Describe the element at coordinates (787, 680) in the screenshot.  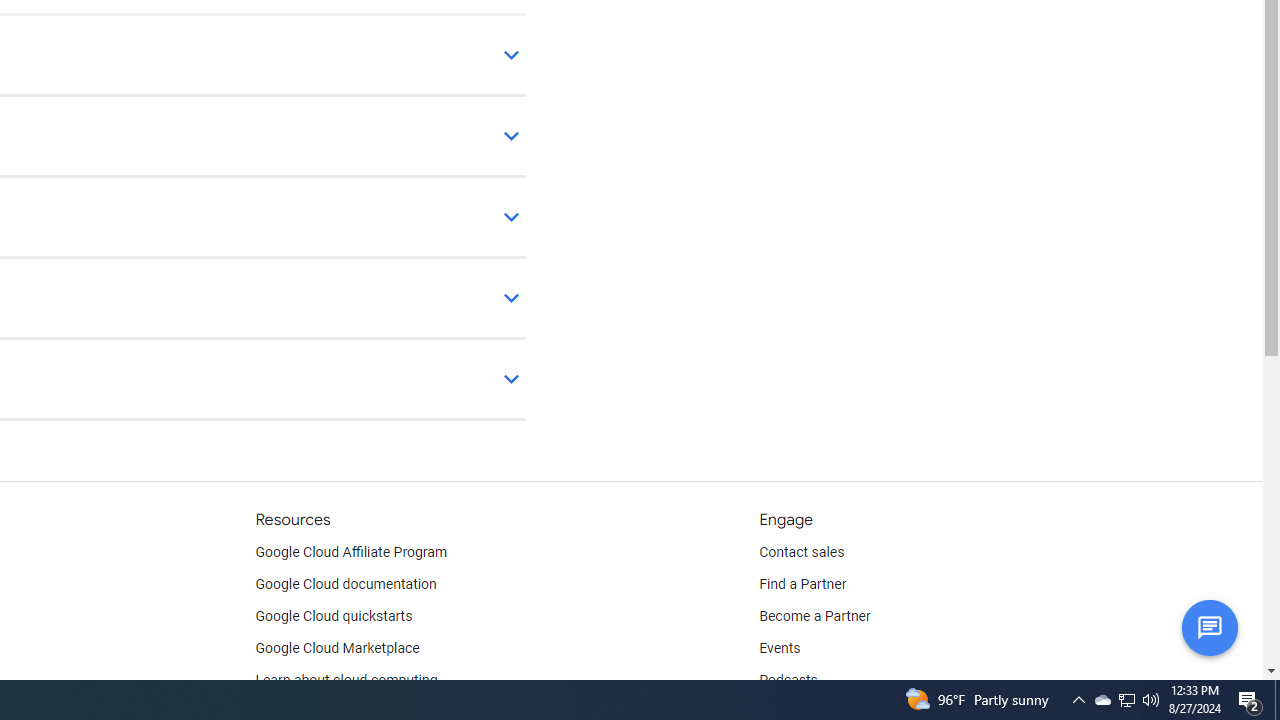
I see `'Podcasts'` at that location.